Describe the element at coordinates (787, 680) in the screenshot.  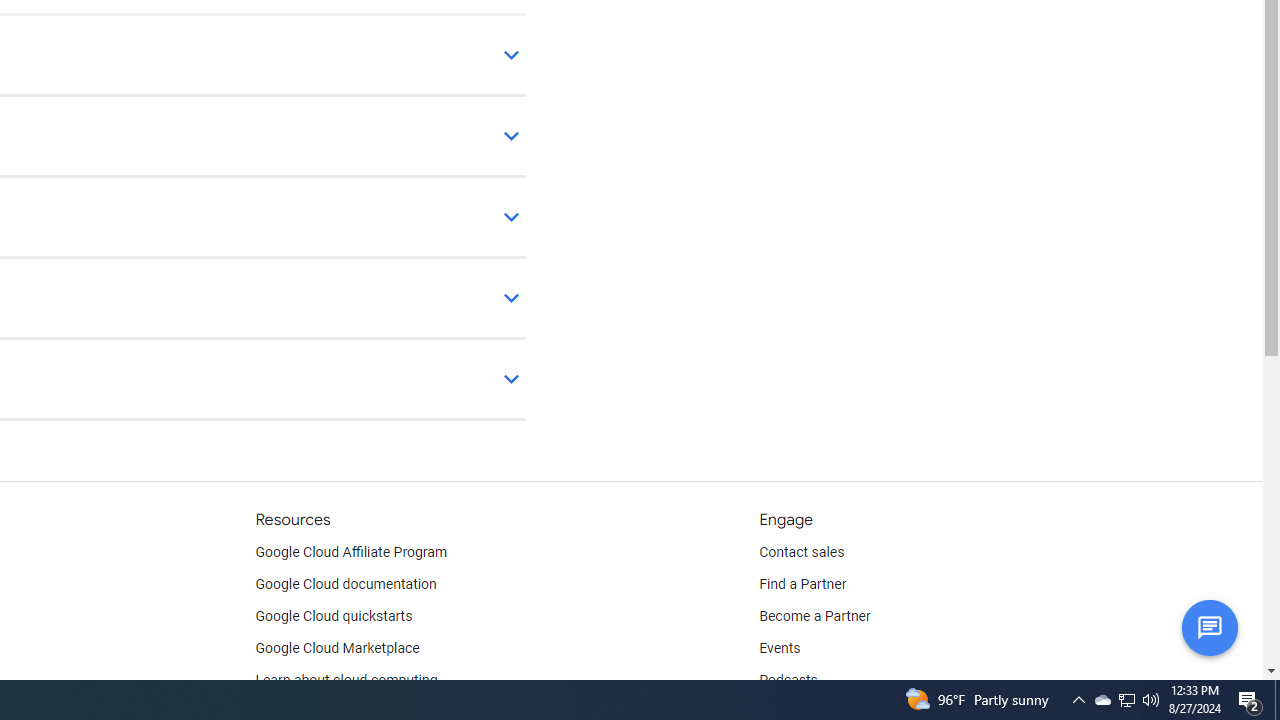
I see `'Podcasts'` at that location.